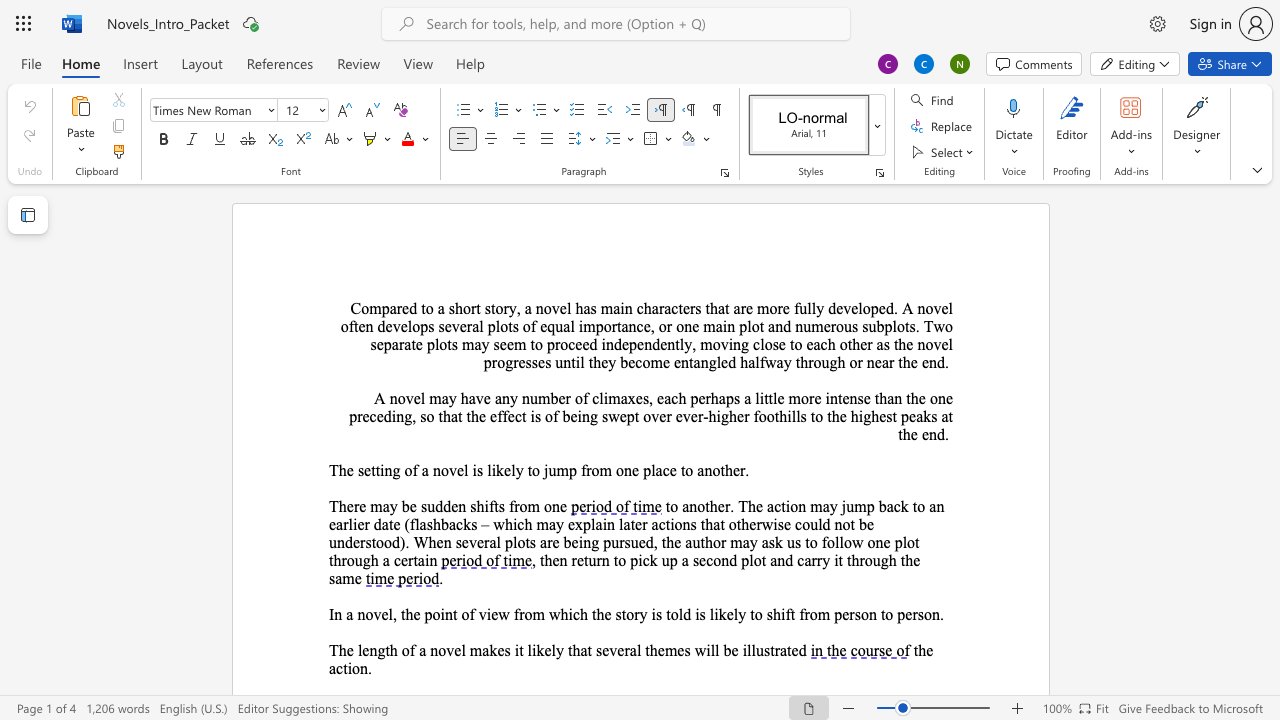 The height and width of the screenshot is (720, 1280). What do you see at coordinates (342, 650) in the screenshot?
I see `the 1th character "h" in the text` at bounding box center [342, 650].